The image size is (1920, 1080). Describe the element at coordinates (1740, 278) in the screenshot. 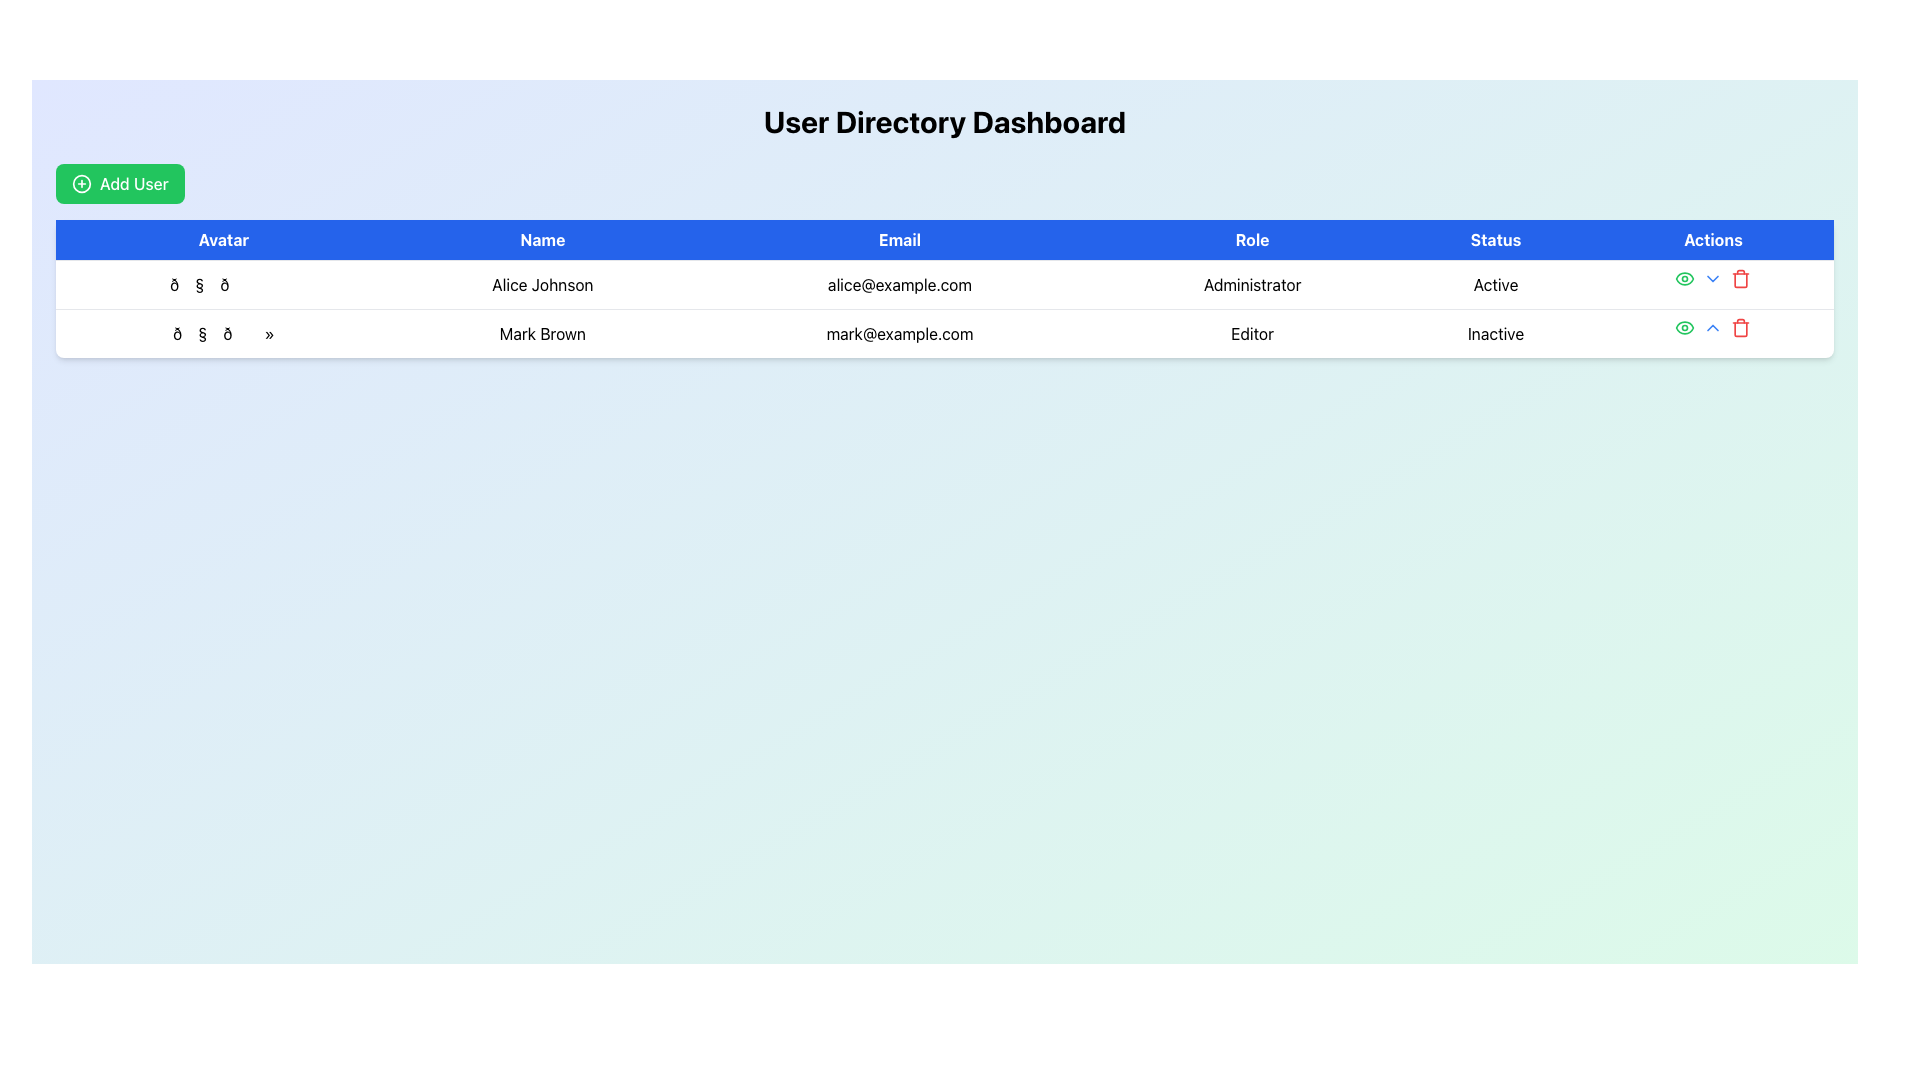

I see `the red trash icon button located as the third element under the 'Actions' column in the second table row to initiate a delete action` at that location.